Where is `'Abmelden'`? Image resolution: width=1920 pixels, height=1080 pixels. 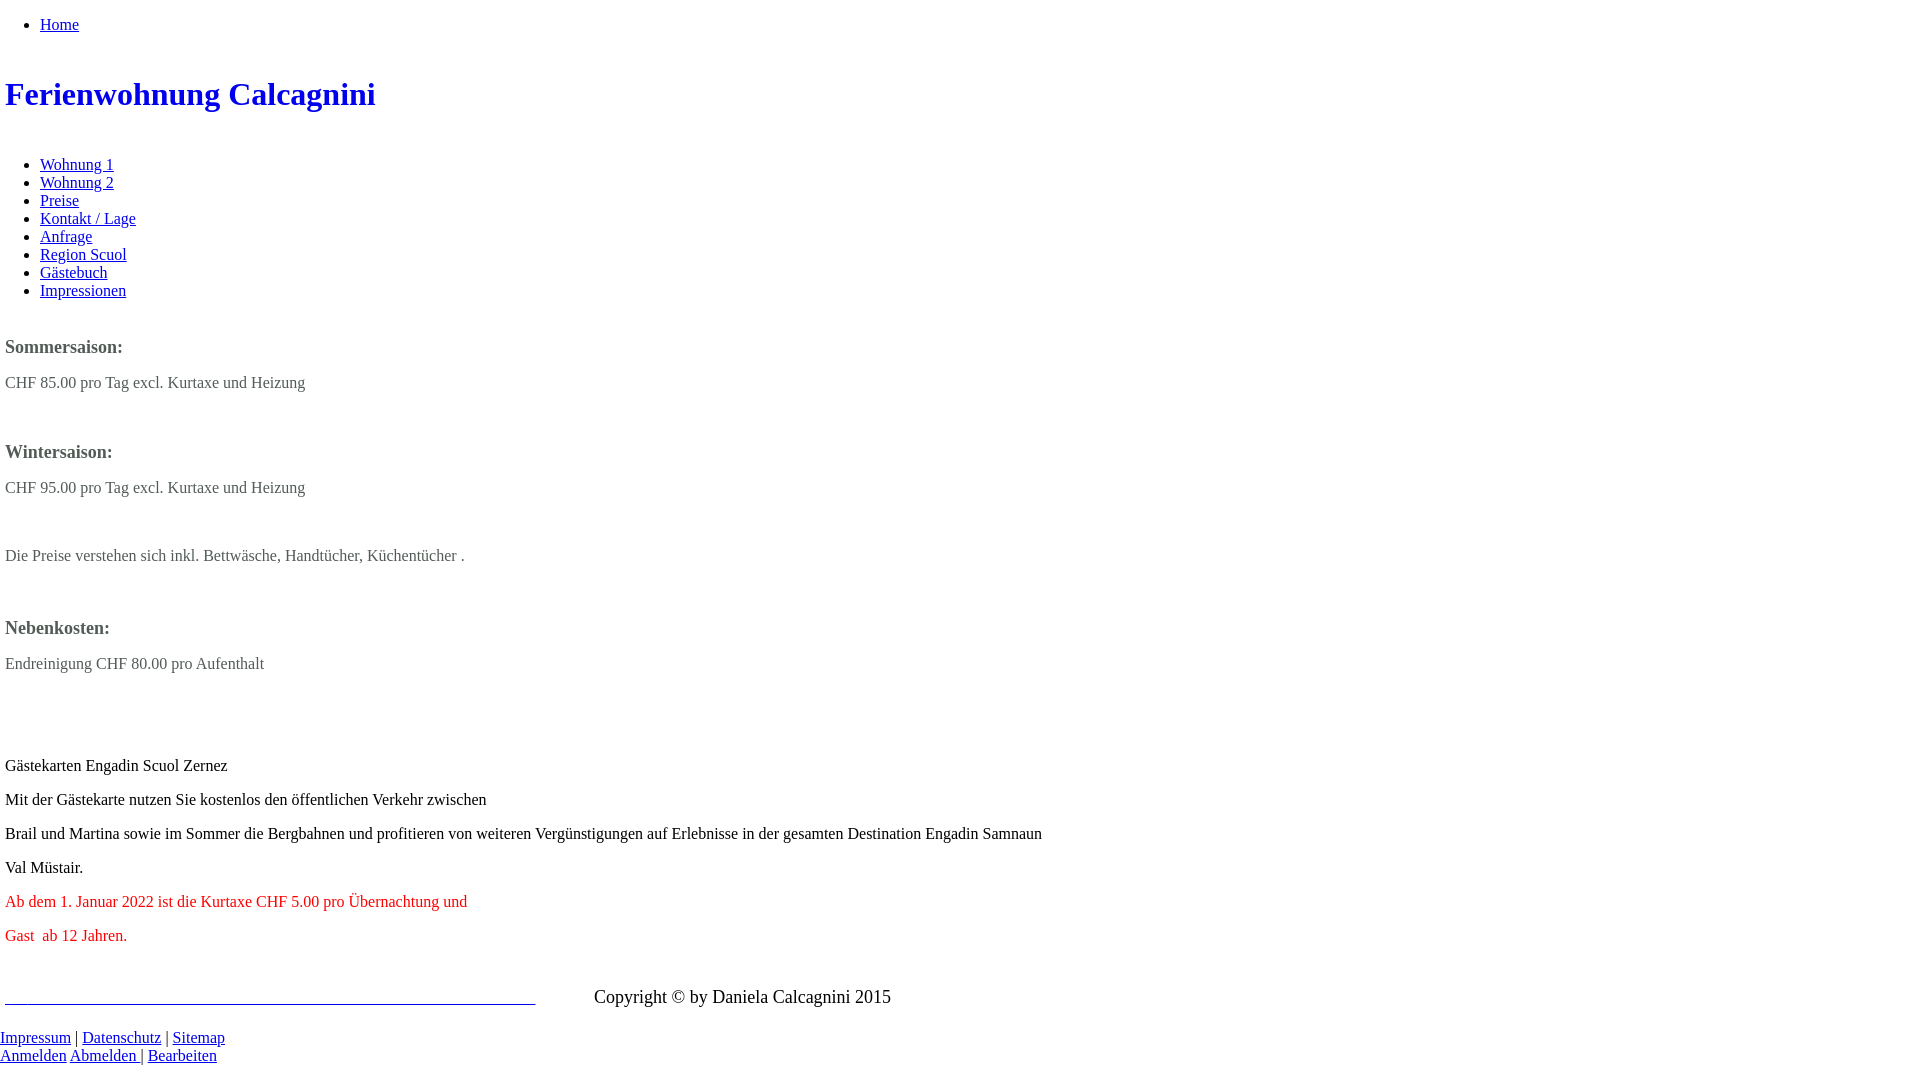 'Abmelden' is located at coordinates (70, 1054).